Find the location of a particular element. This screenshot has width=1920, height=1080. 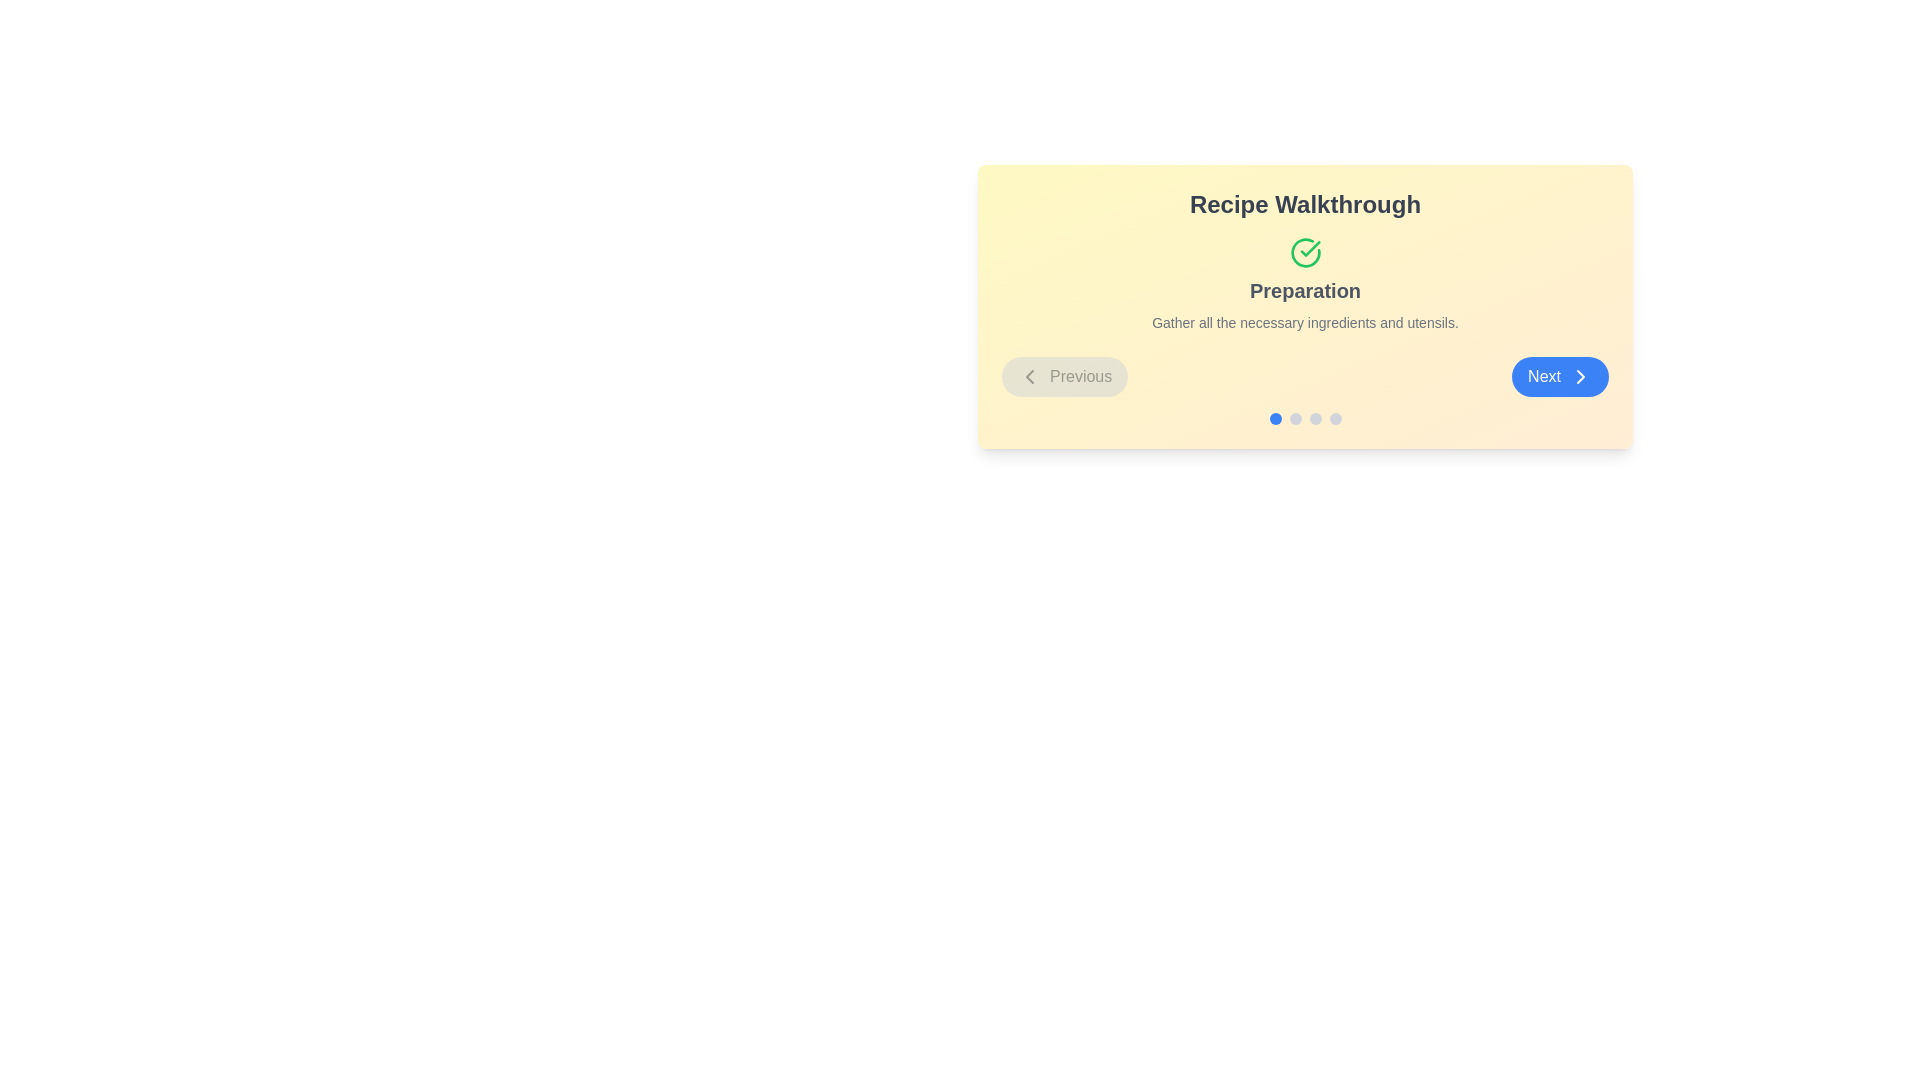

the 'Previous' button, which is a rounded rectangular button with light gray text and a left-pointing chevron icon, located on the left side of the navigation control section at the bottom of the 'Recipe Walkthrough' card is located at coordinates (1064, 377).